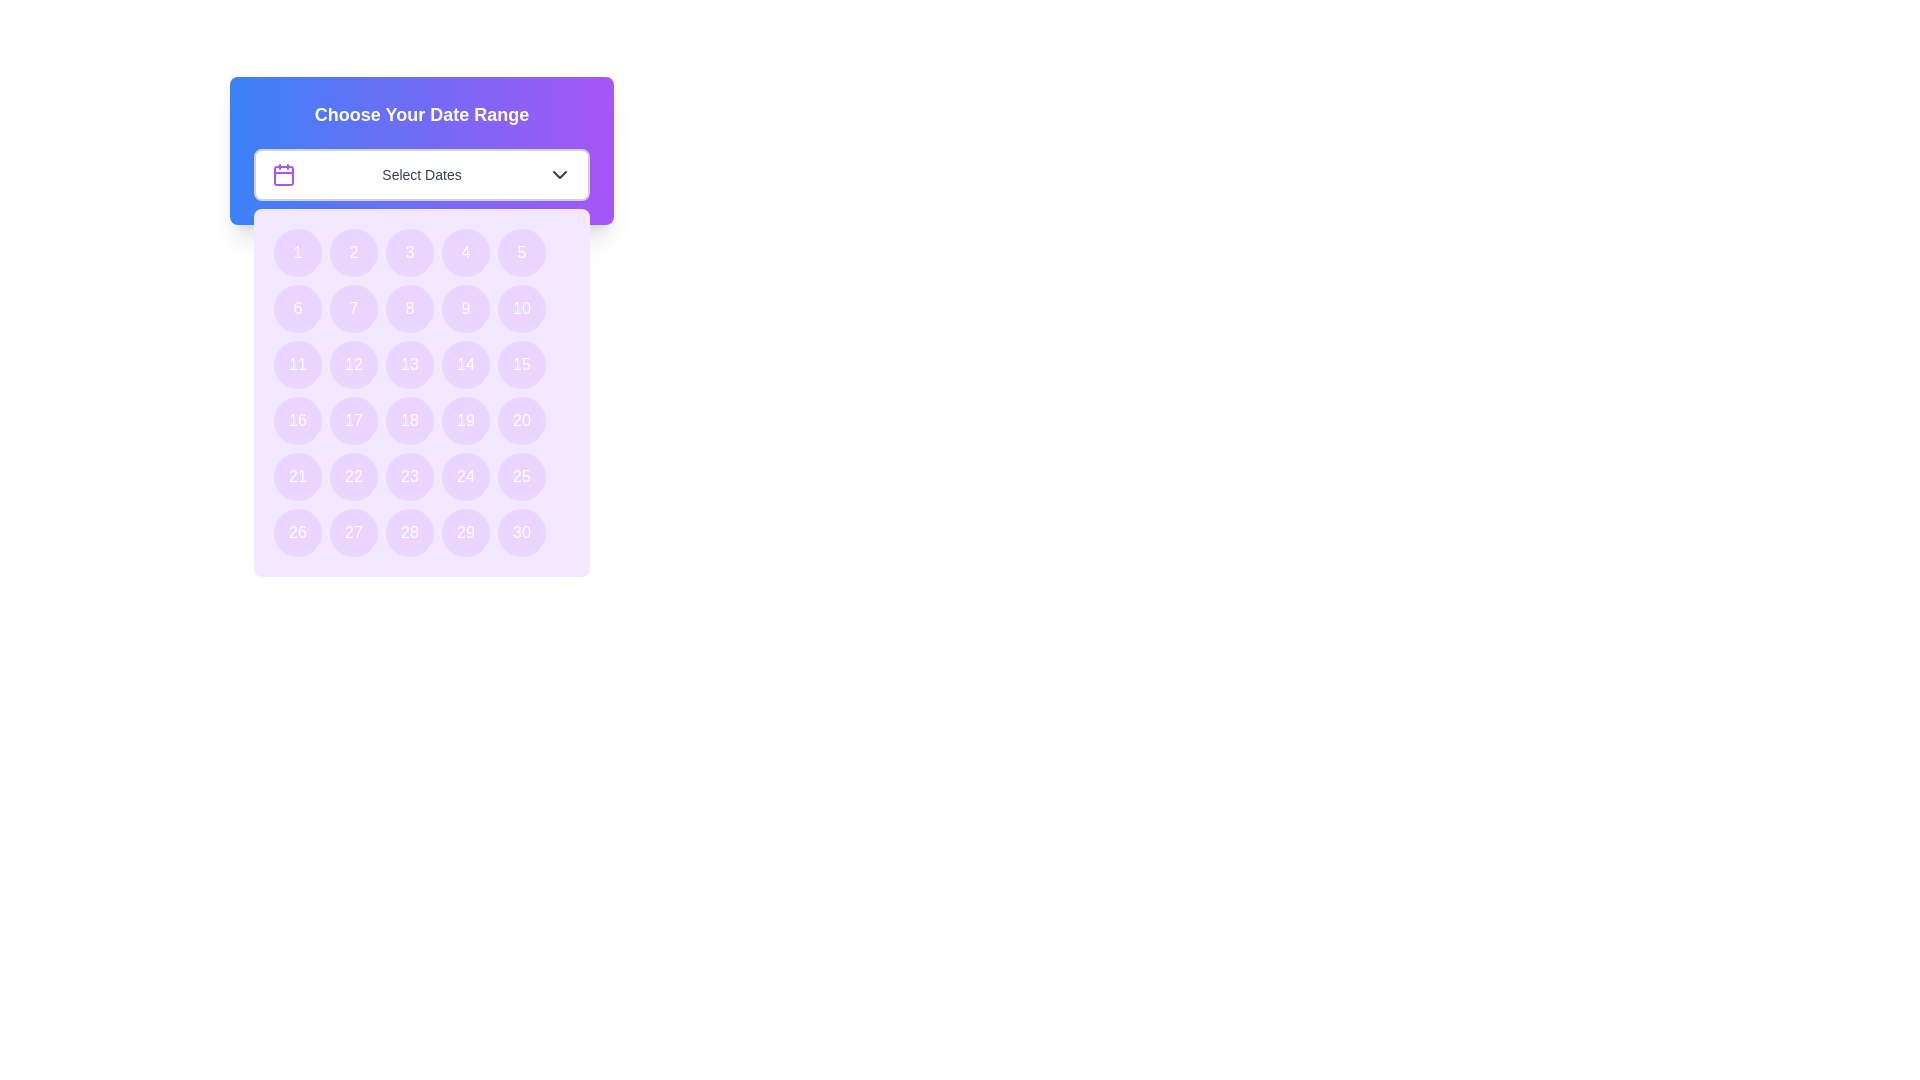  What do you see at coordinates (464, 419) in the screenshot?
I see `the rounded button with a purple background that displays the number '19'` at bounding box center [464, 419].